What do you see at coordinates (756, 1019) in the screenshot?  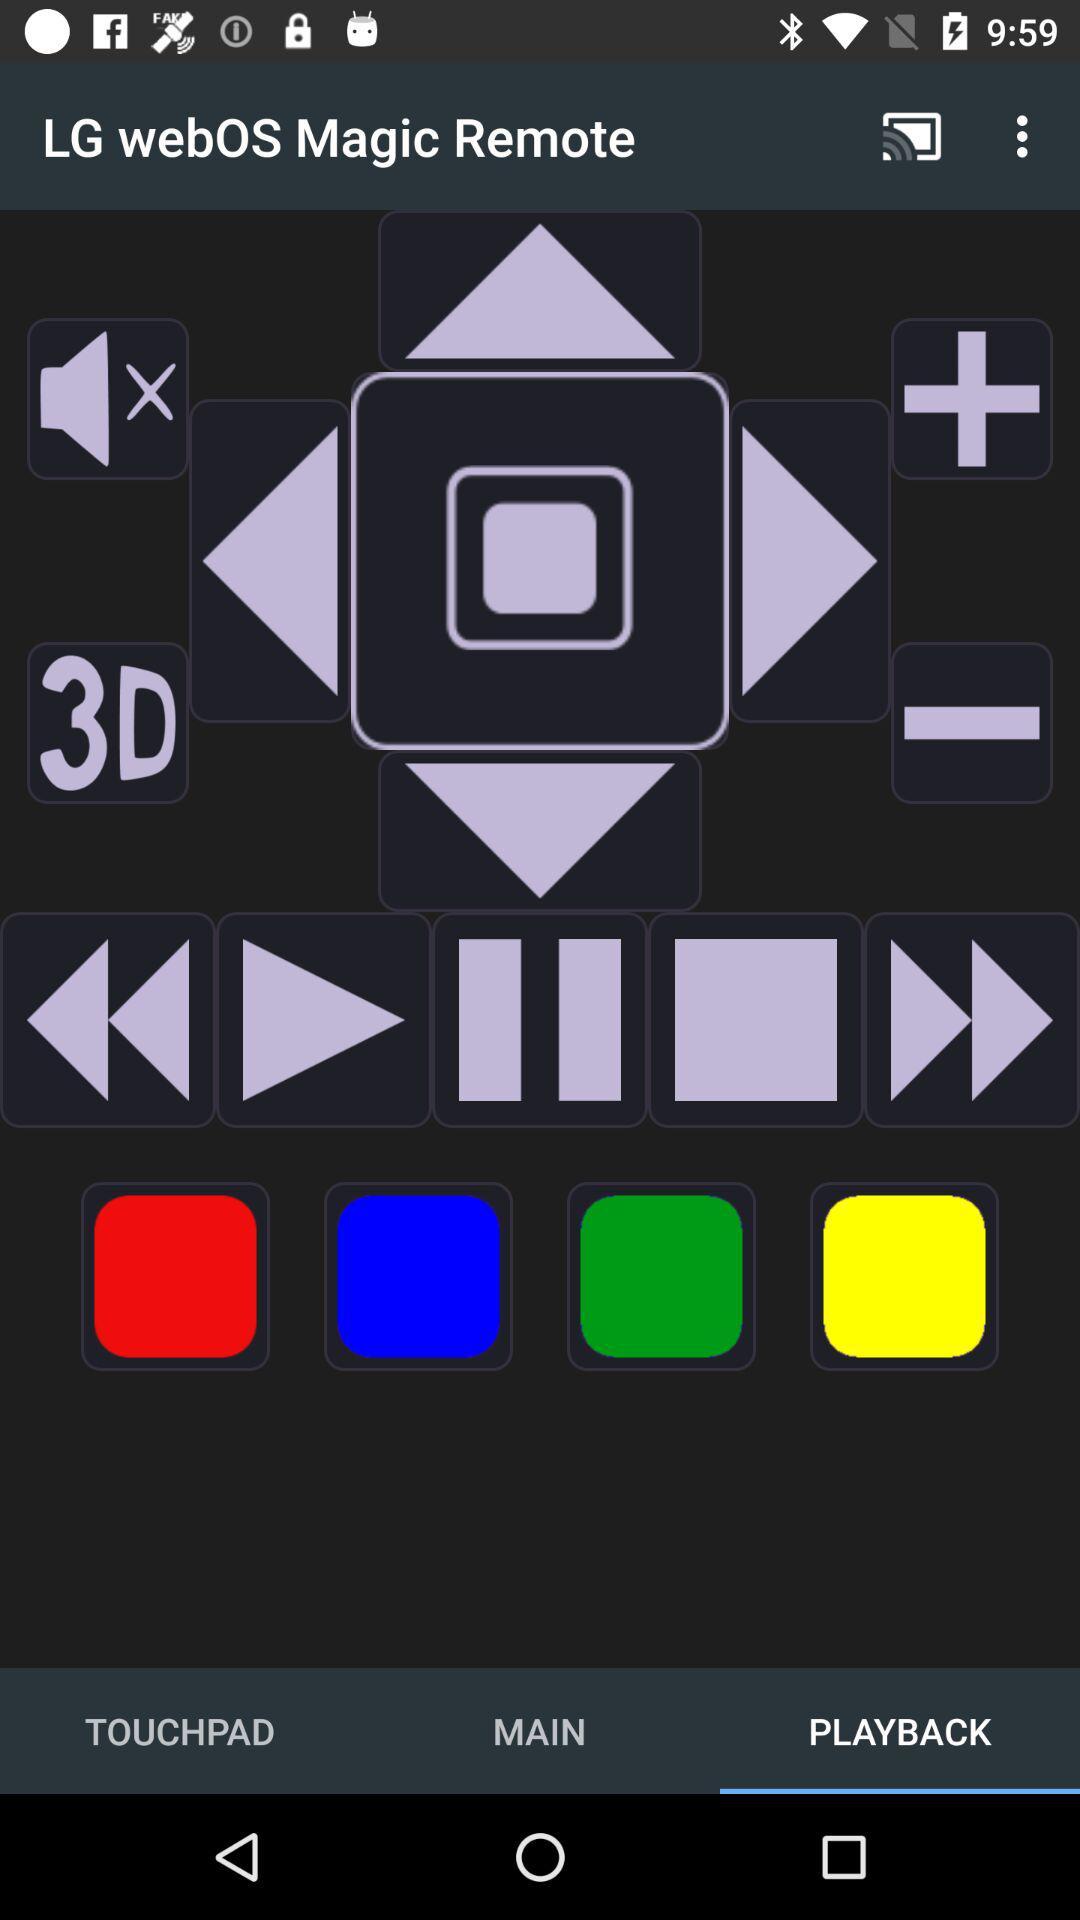 I see `press to stop` at bounding box center [756, 1019].